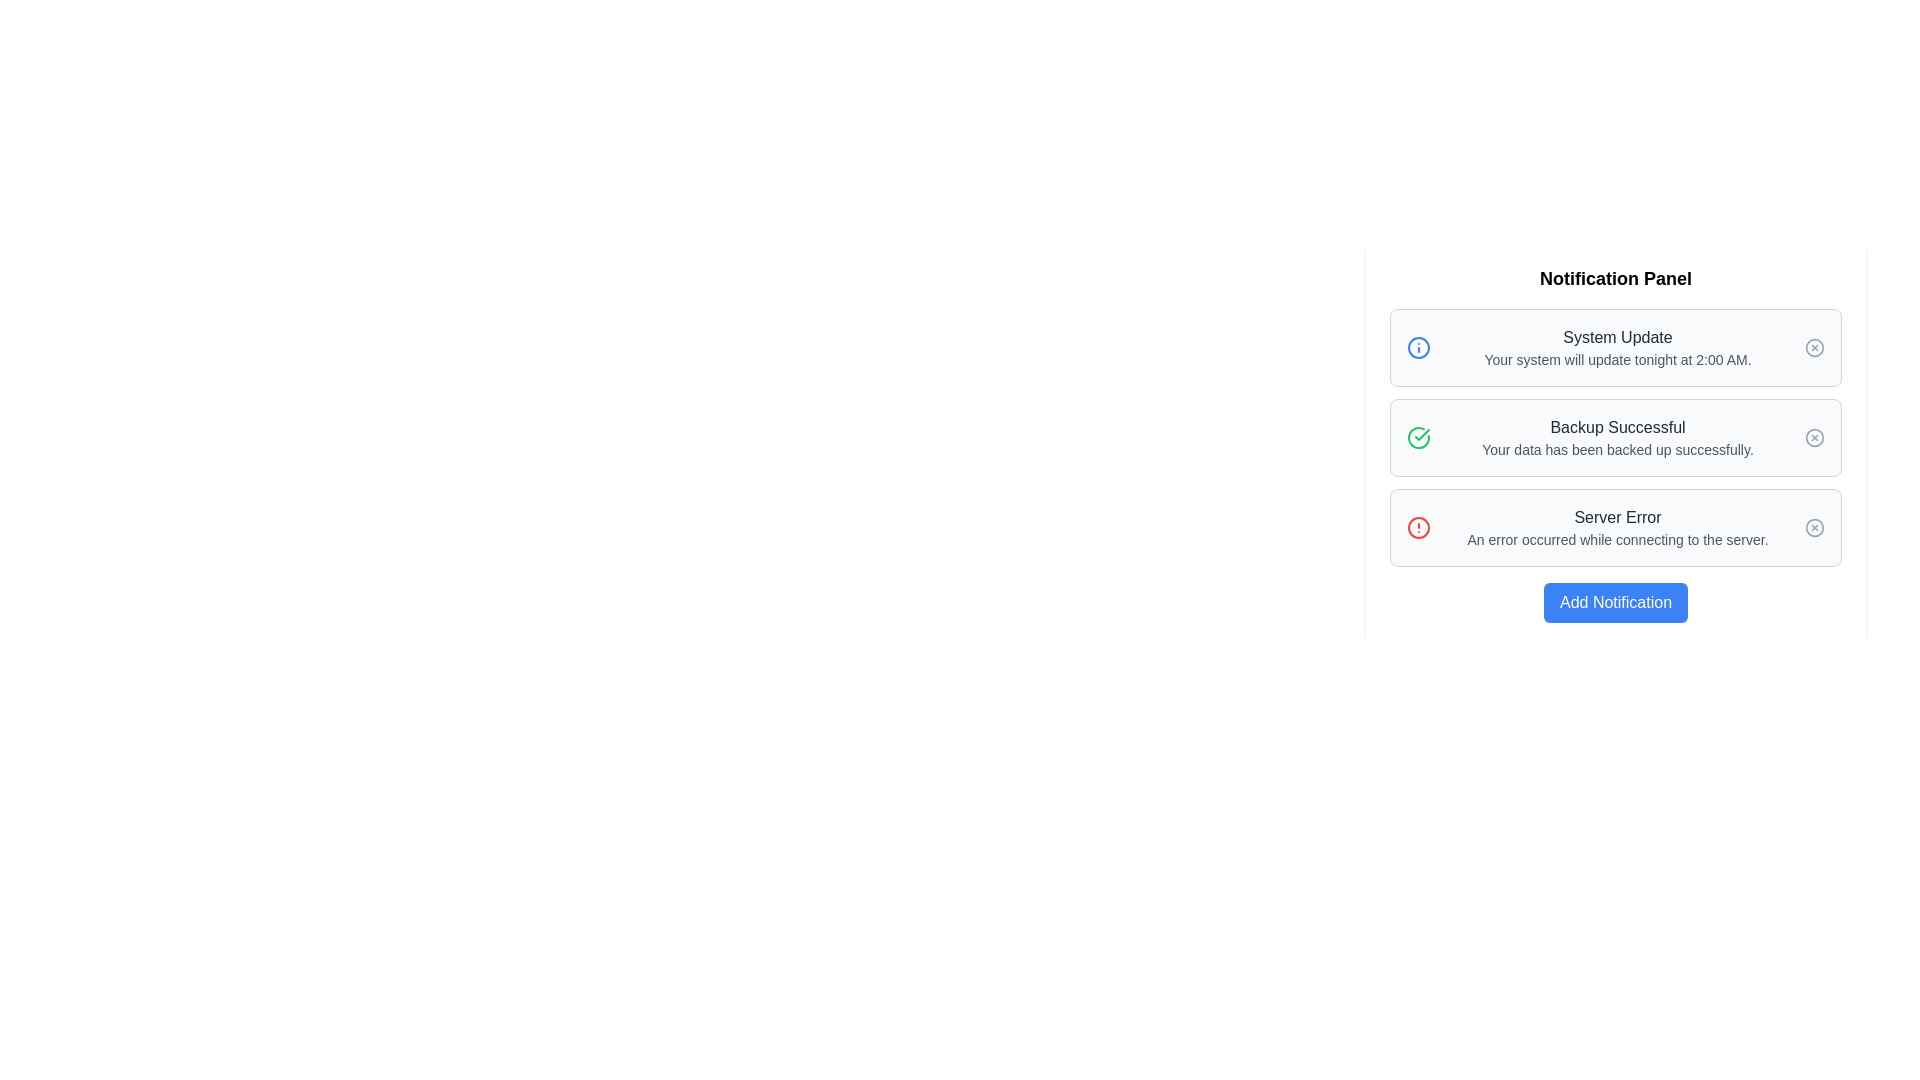  What do you see at coordinates (1616, 278) in the screenshot?
I see `bold heading text element stating 'Notification Panel' located at the top of the panel, which is horizontally centered and serves as an introductory title` at bounding box center [1616, 278].